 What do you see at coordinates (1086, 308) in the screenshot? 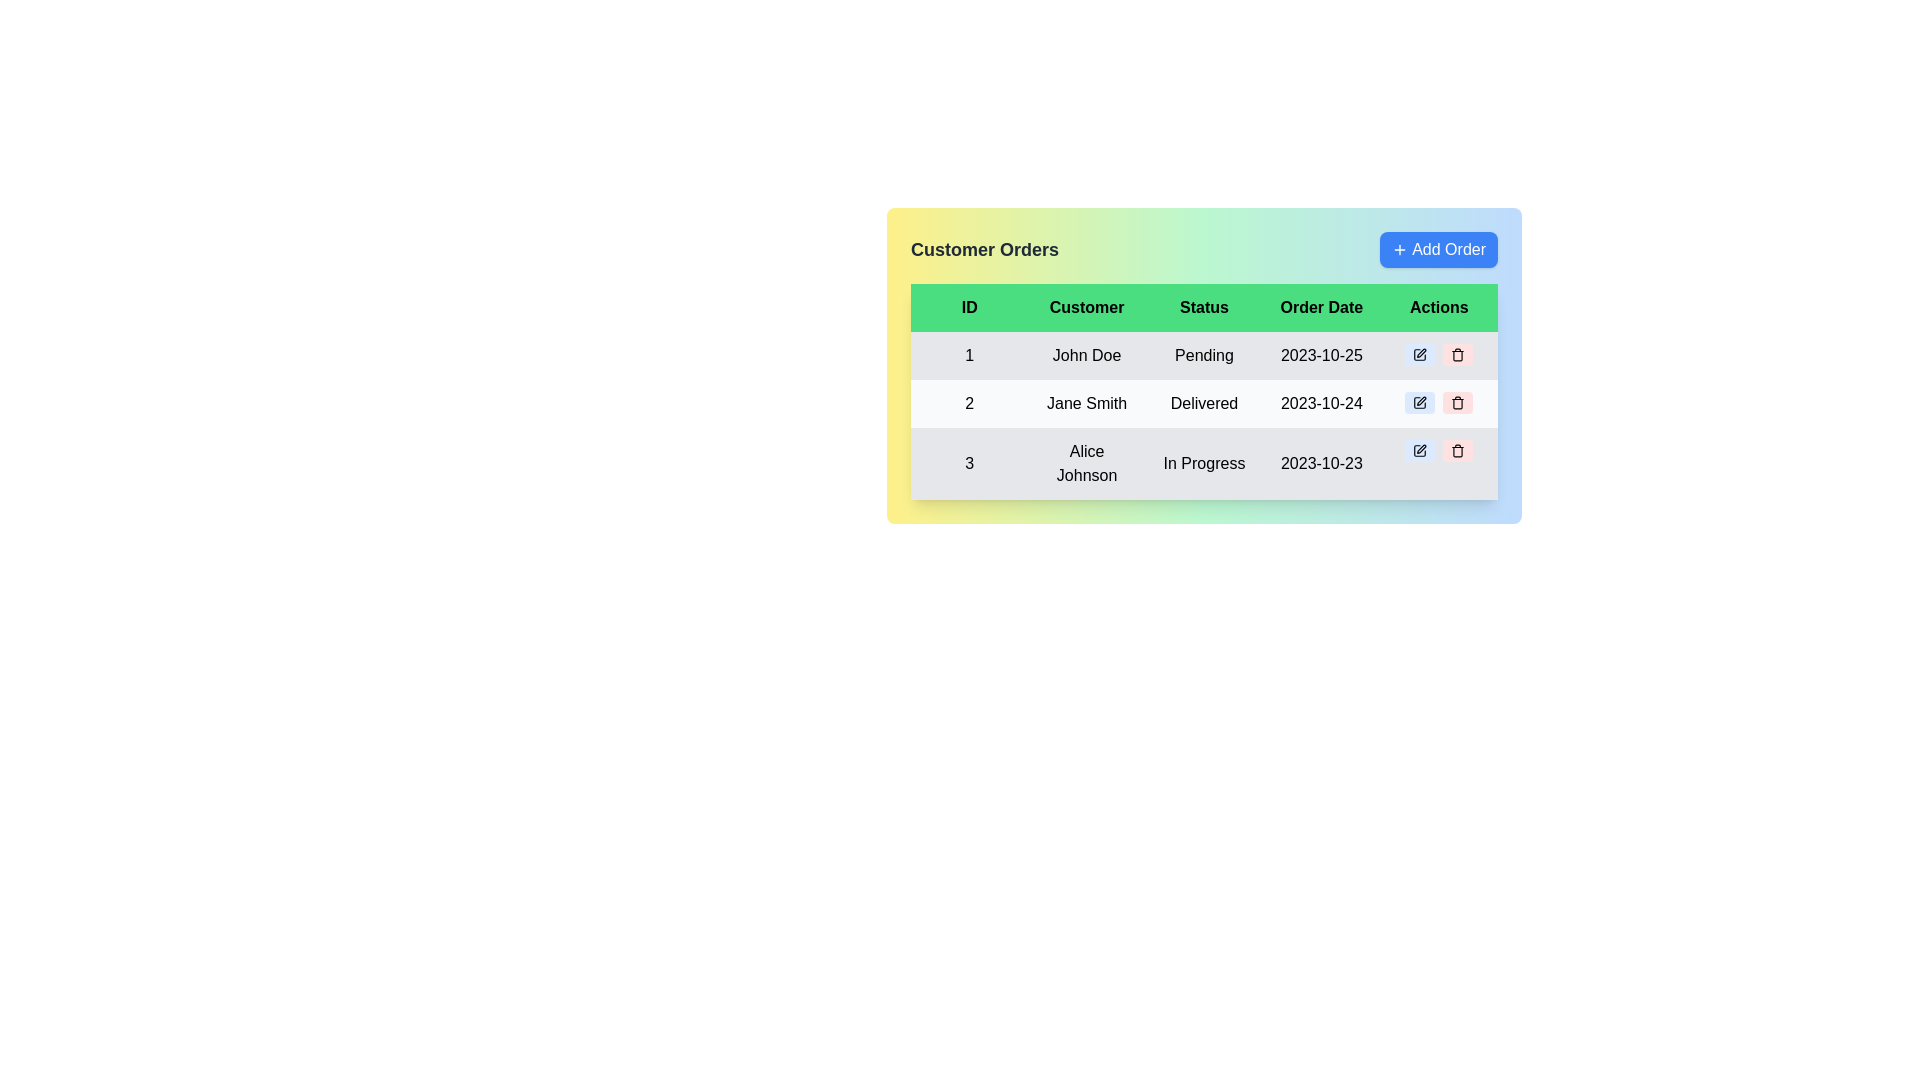
I see `the second column header in the customer data table, which is located between the 'ID' and 'Status' headers` at bounding box center [1086, 308].